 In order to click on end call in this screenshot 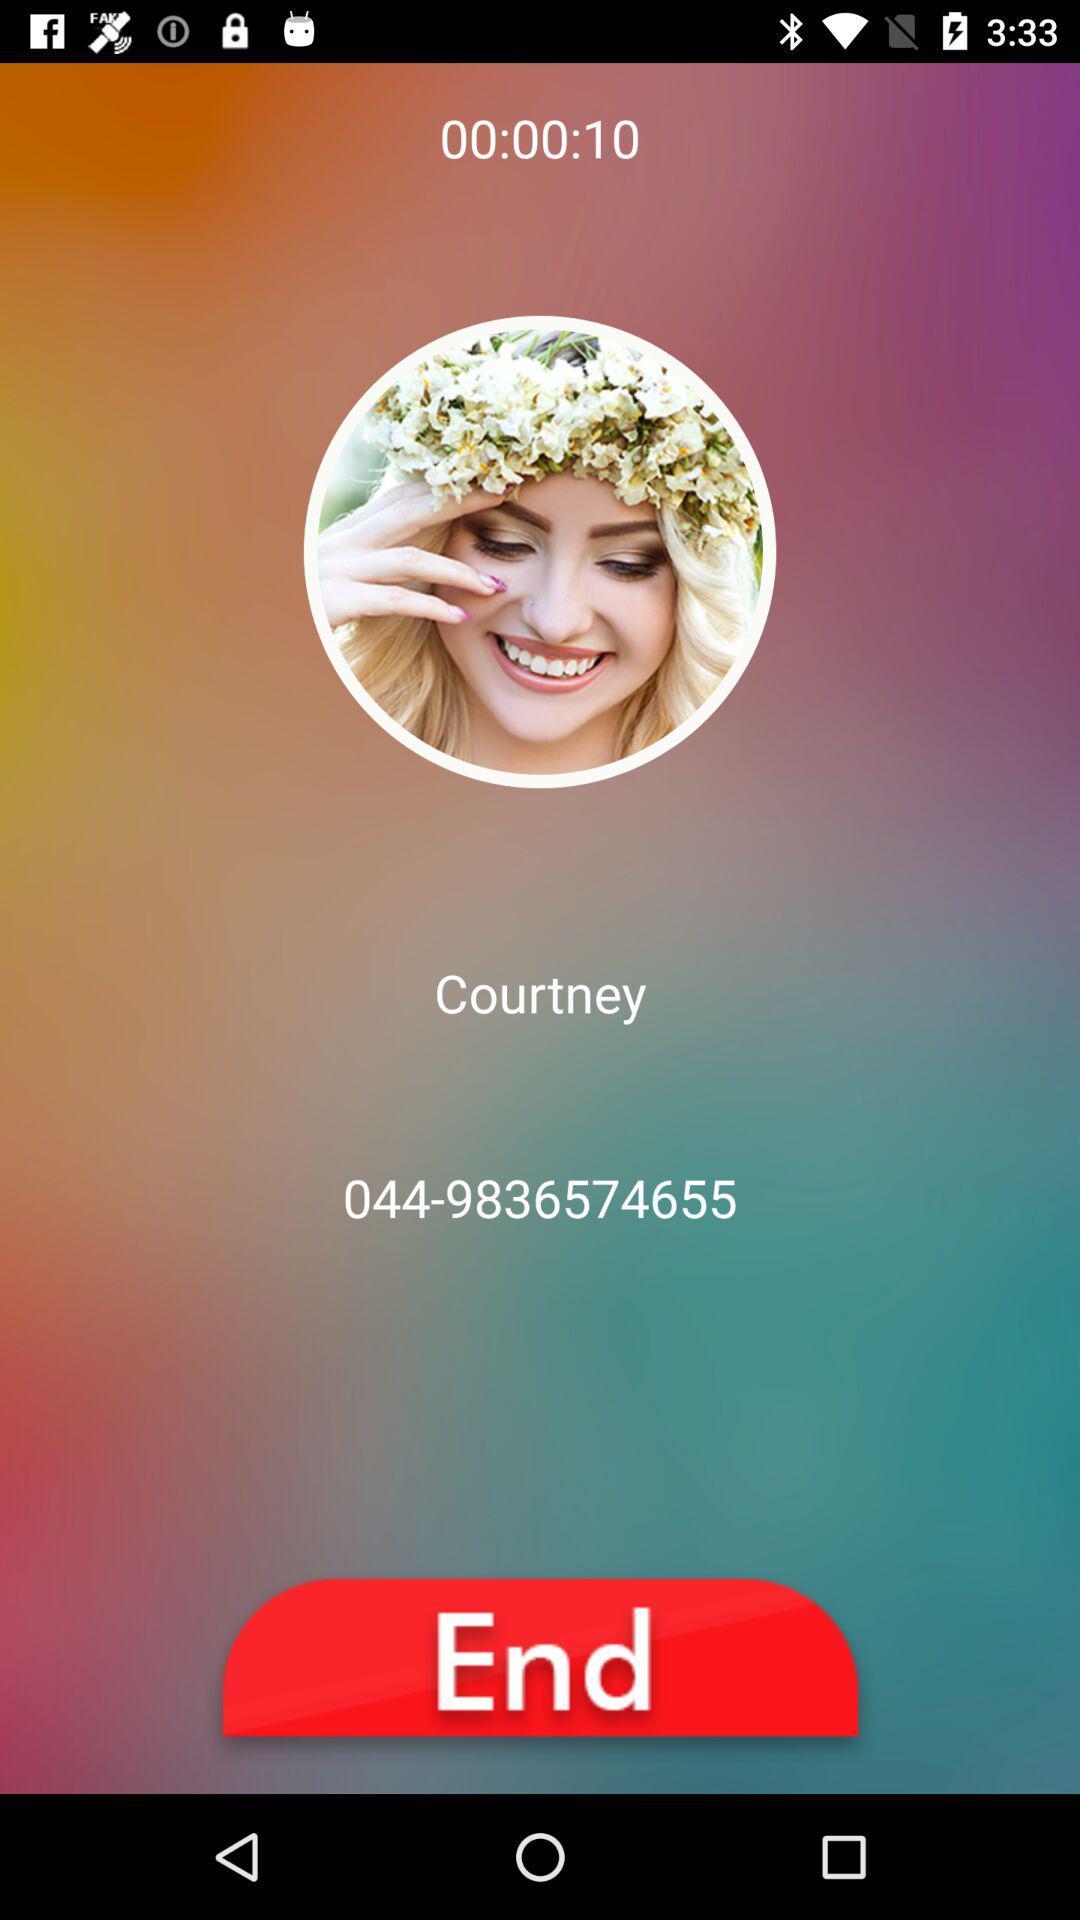, I will do `click(540, 1667)`.